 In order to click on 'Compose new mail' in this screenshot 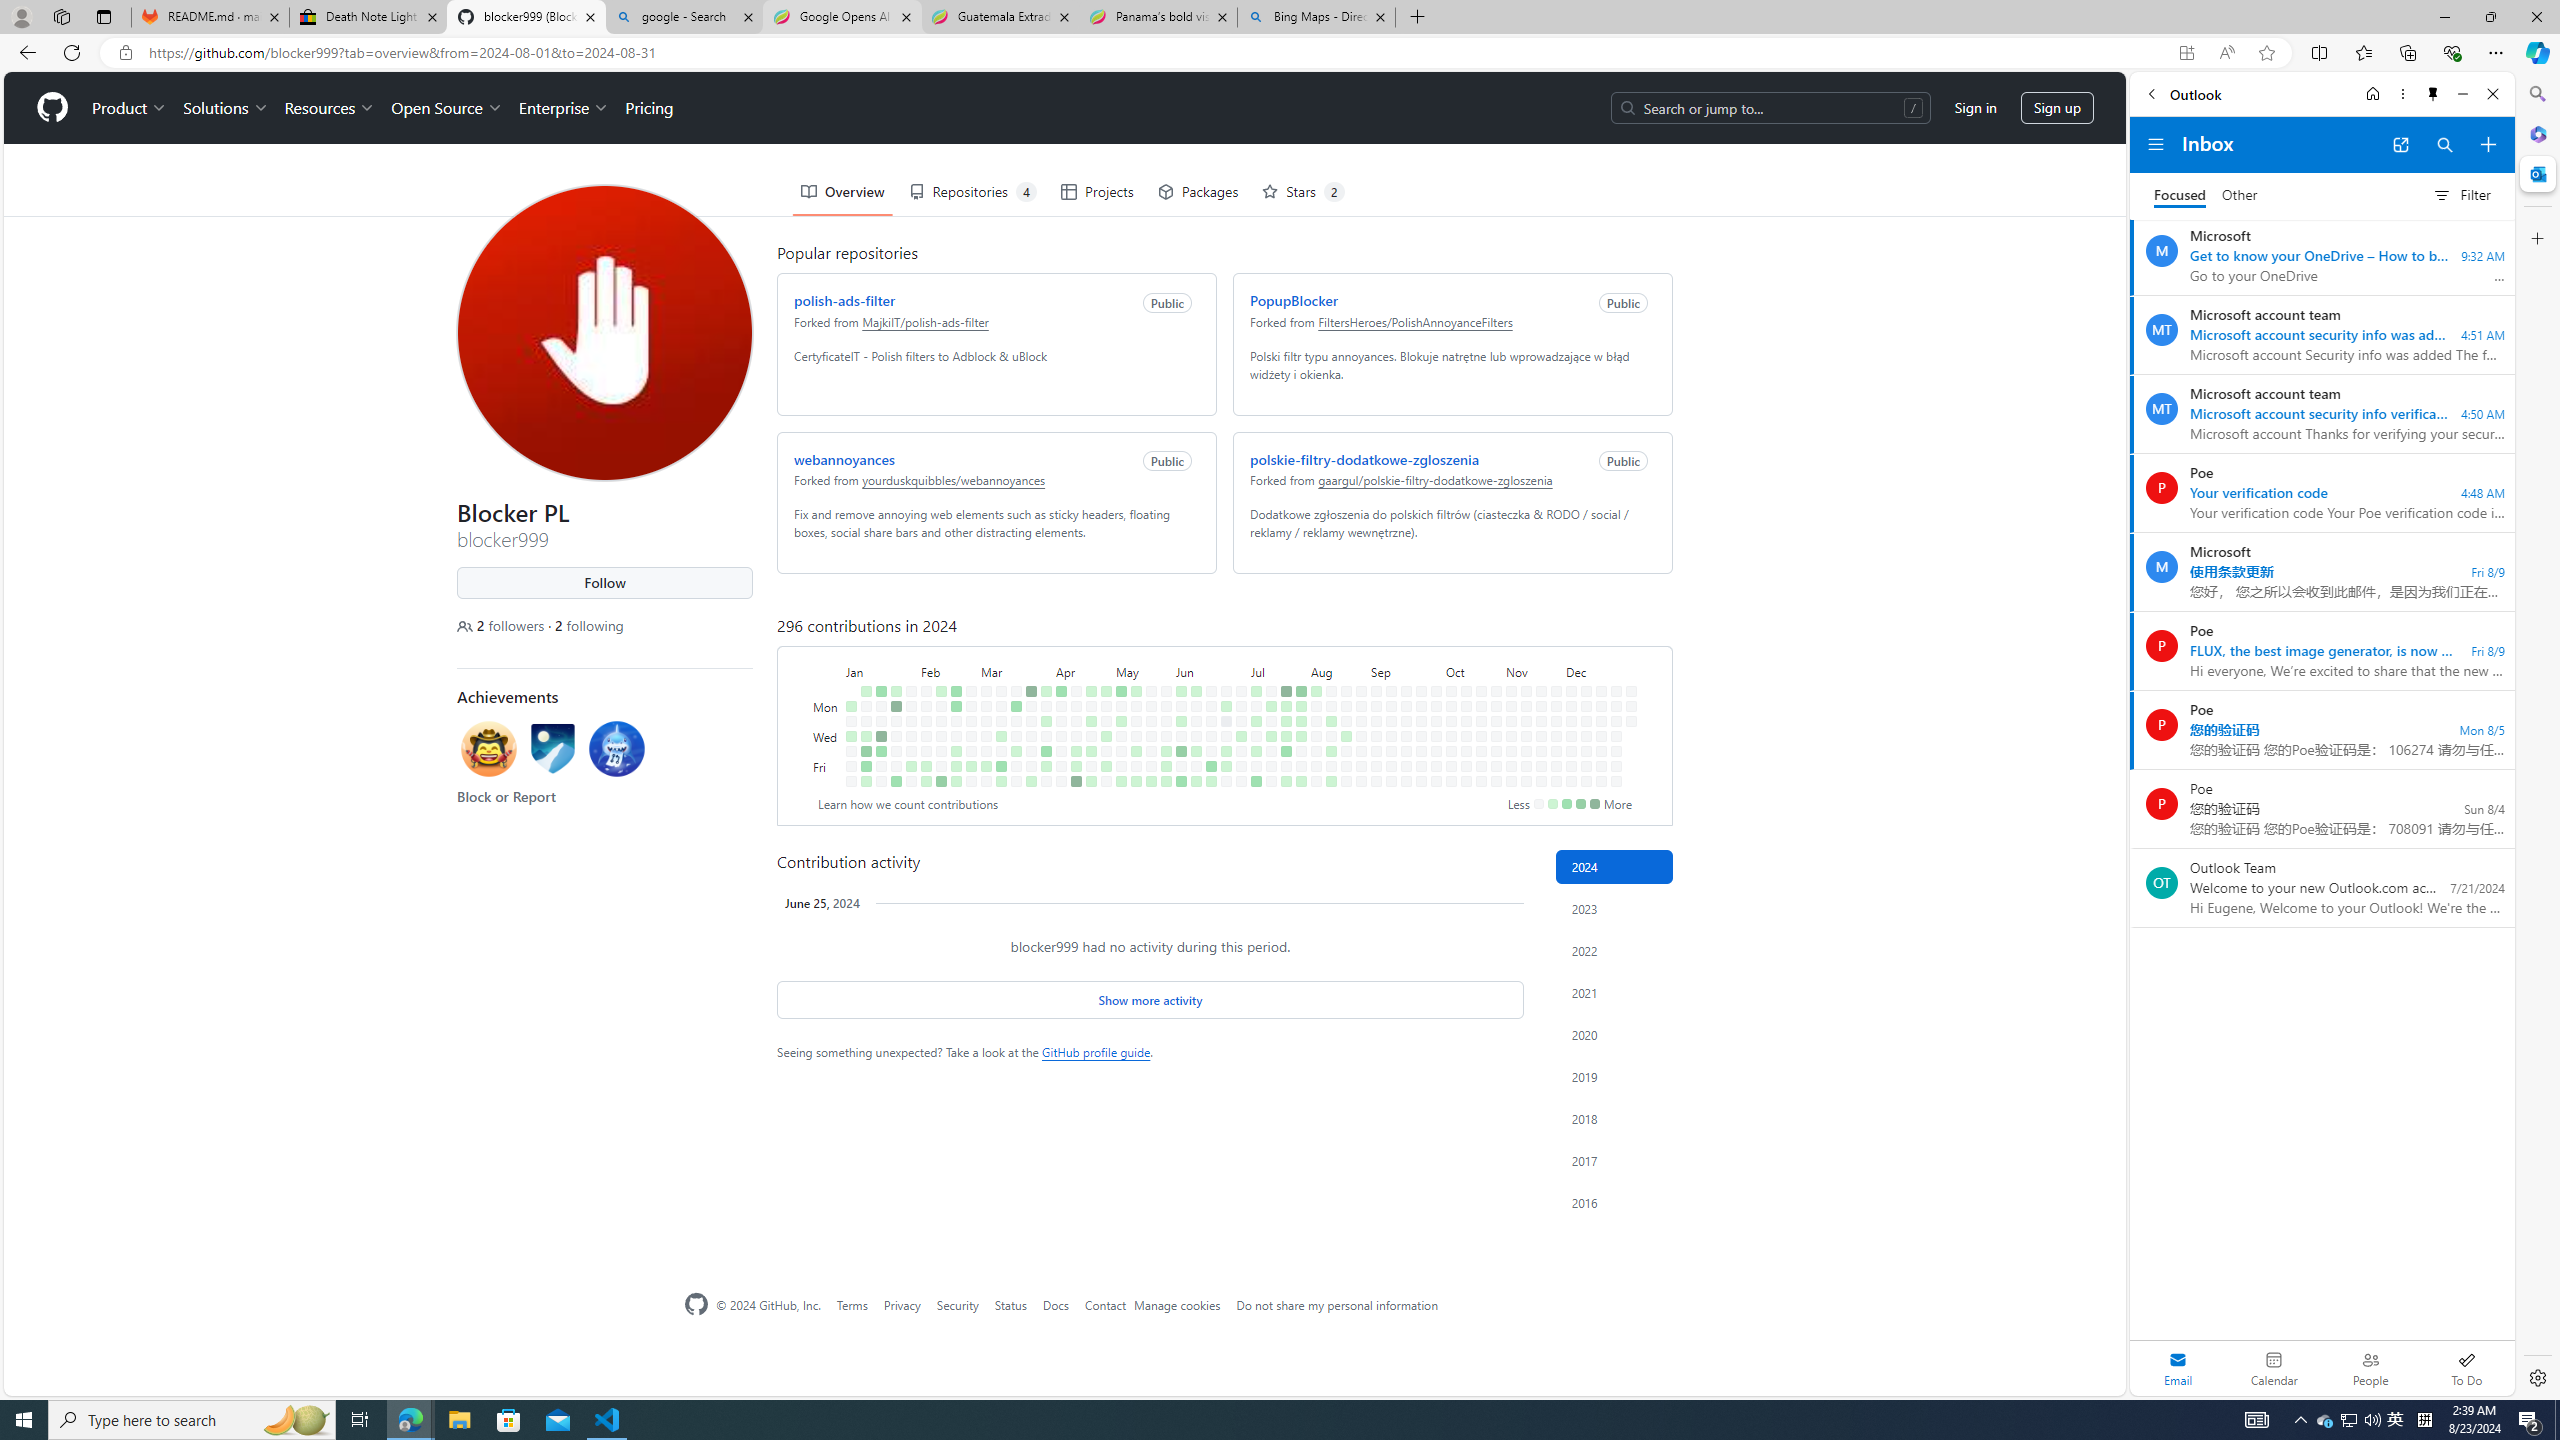, I will do `click(2487, 145)`.